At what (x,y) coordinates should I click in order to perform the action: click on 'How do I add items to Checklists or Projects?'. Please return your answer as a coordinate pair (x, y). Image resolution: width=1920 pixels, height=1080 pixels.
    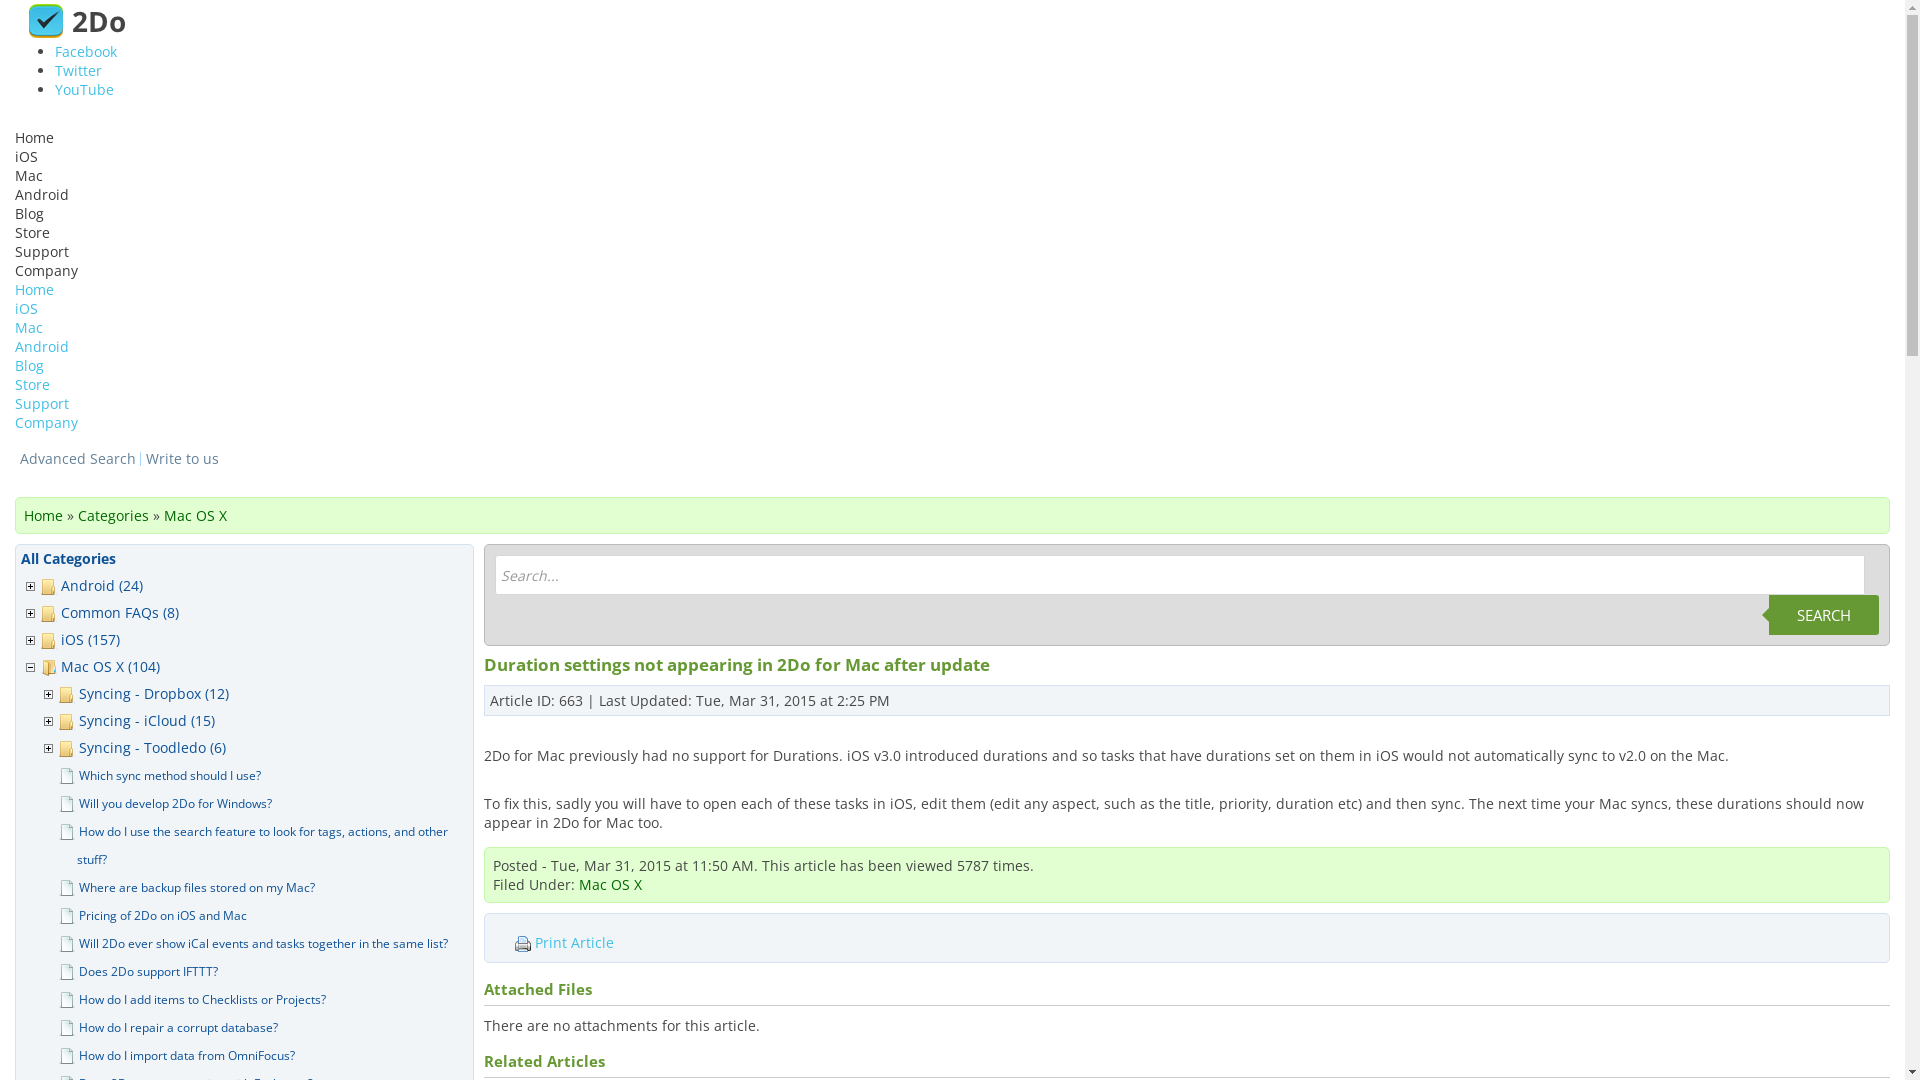
    Looking at the image, I should click on (206, 999).